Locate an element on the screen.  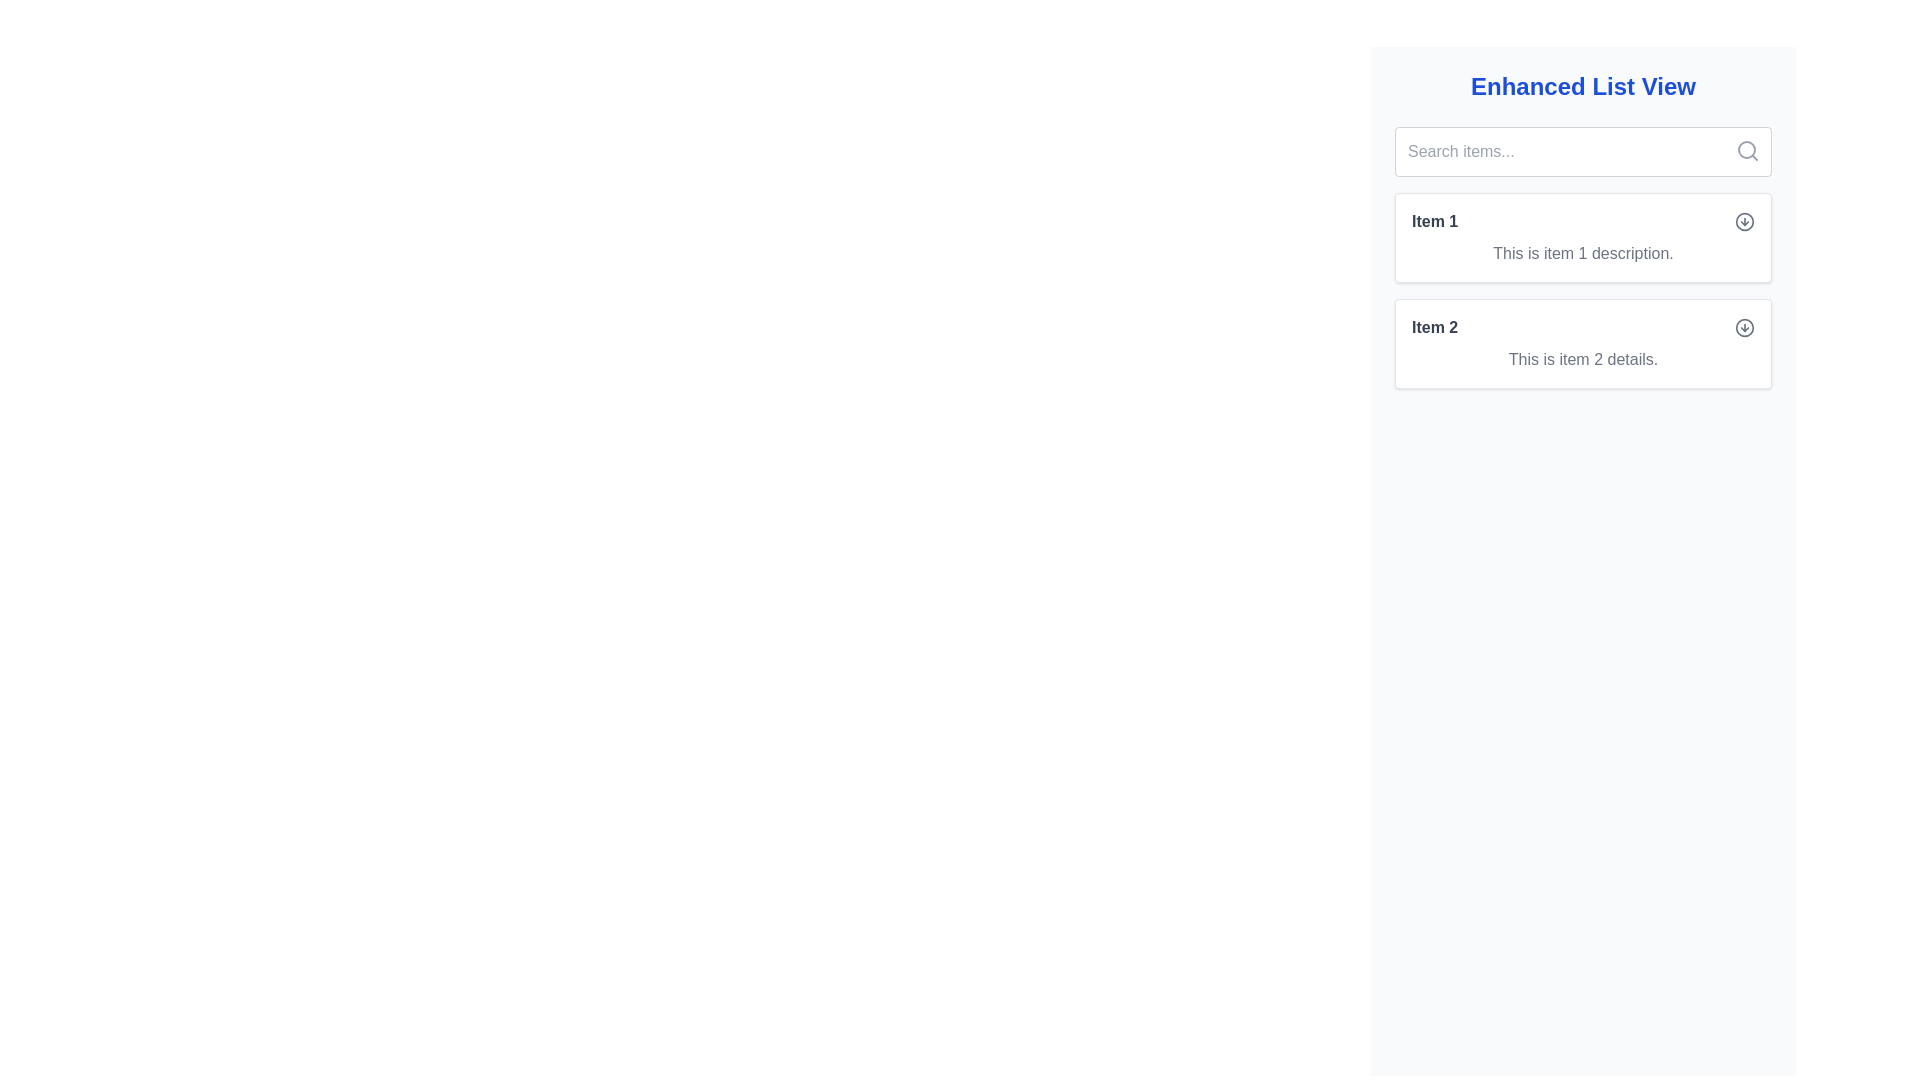
the magnifying glass icon located at the top right corner of the search input box is located at coordinates (1746, 149).